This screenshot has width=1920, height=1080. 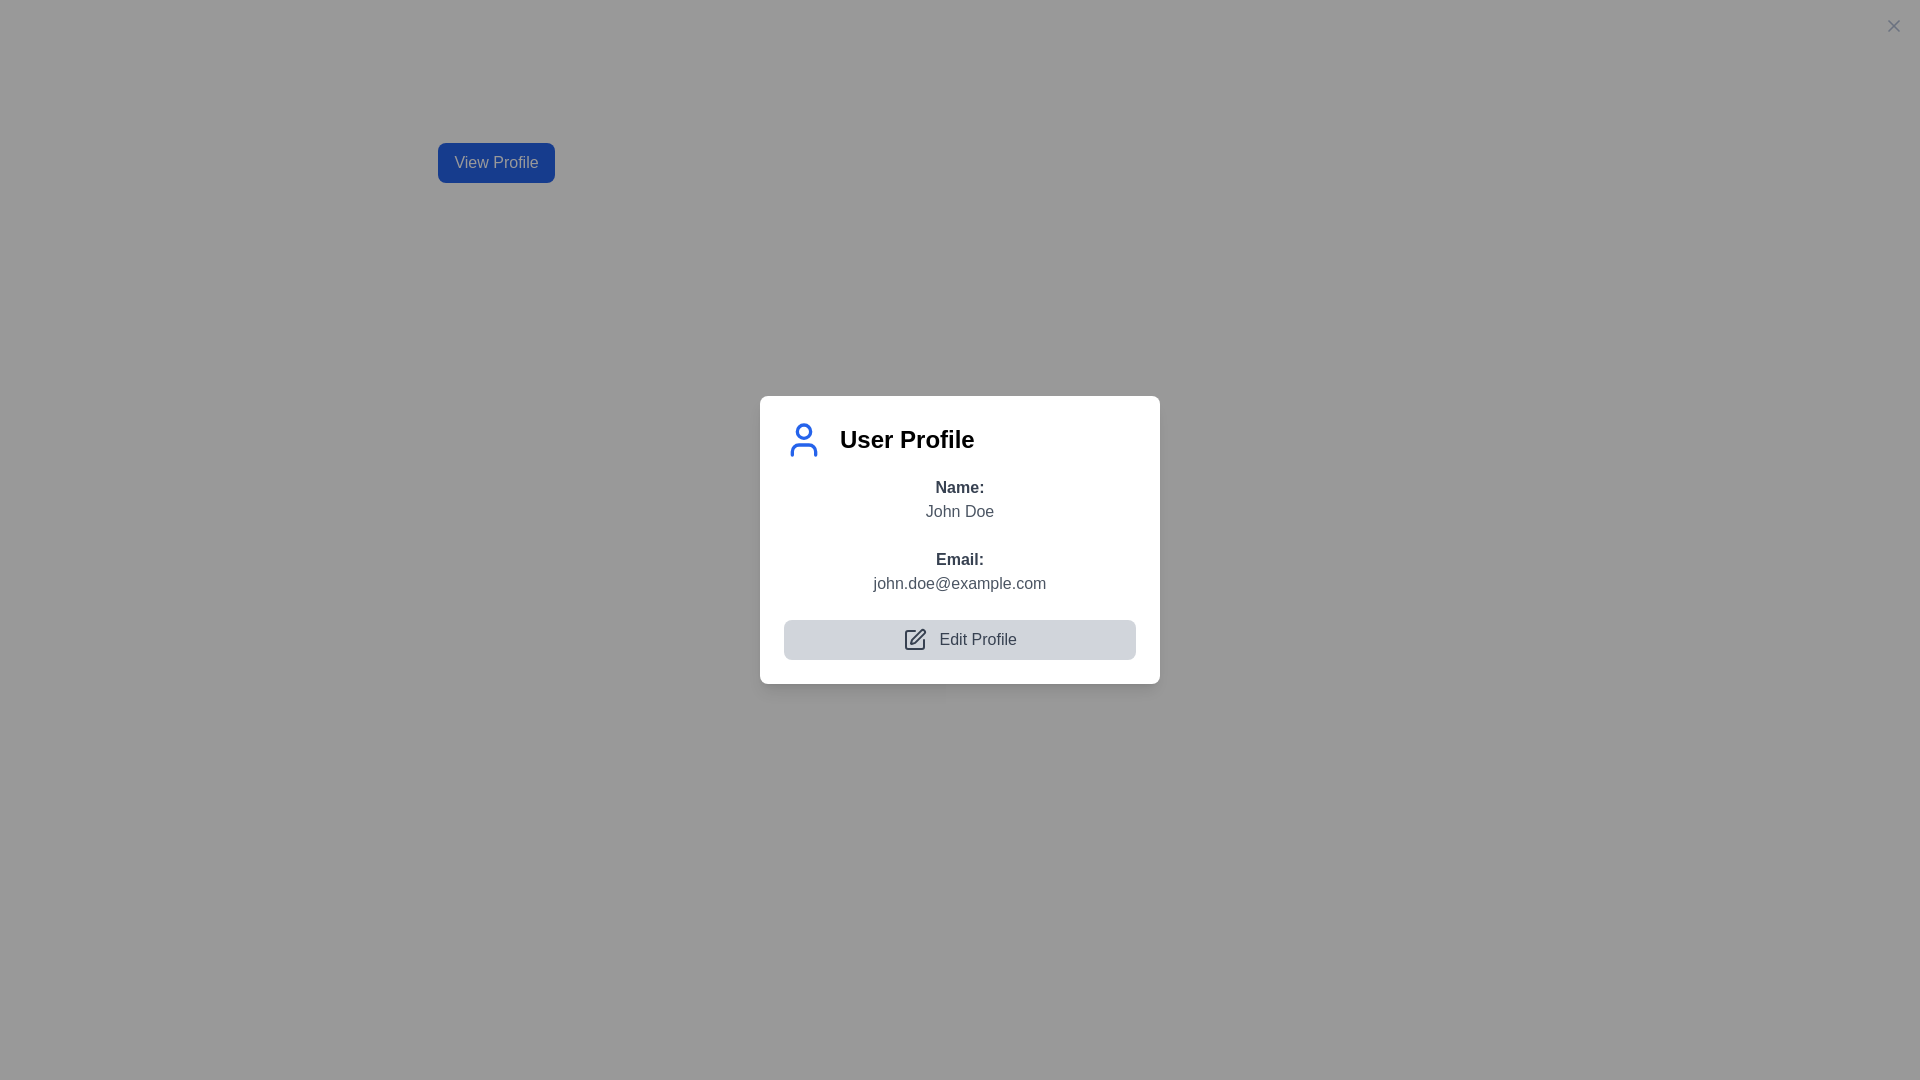 I want to click on the small pen icon located to the left of the 'Edit Profile' button at the bottom of the user profile card, so click(x=914, y=640).